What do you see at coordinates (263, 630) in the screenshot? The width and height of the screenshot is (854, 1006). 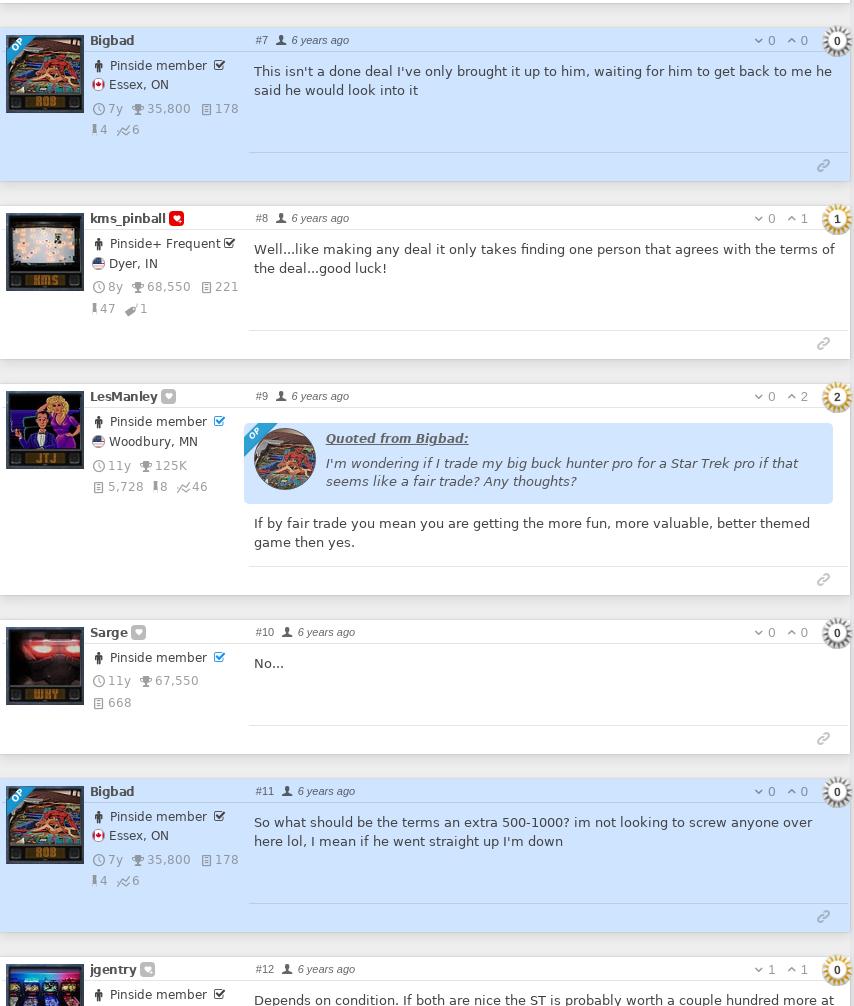 I see `'#10'` at bounding box center [263, 630].